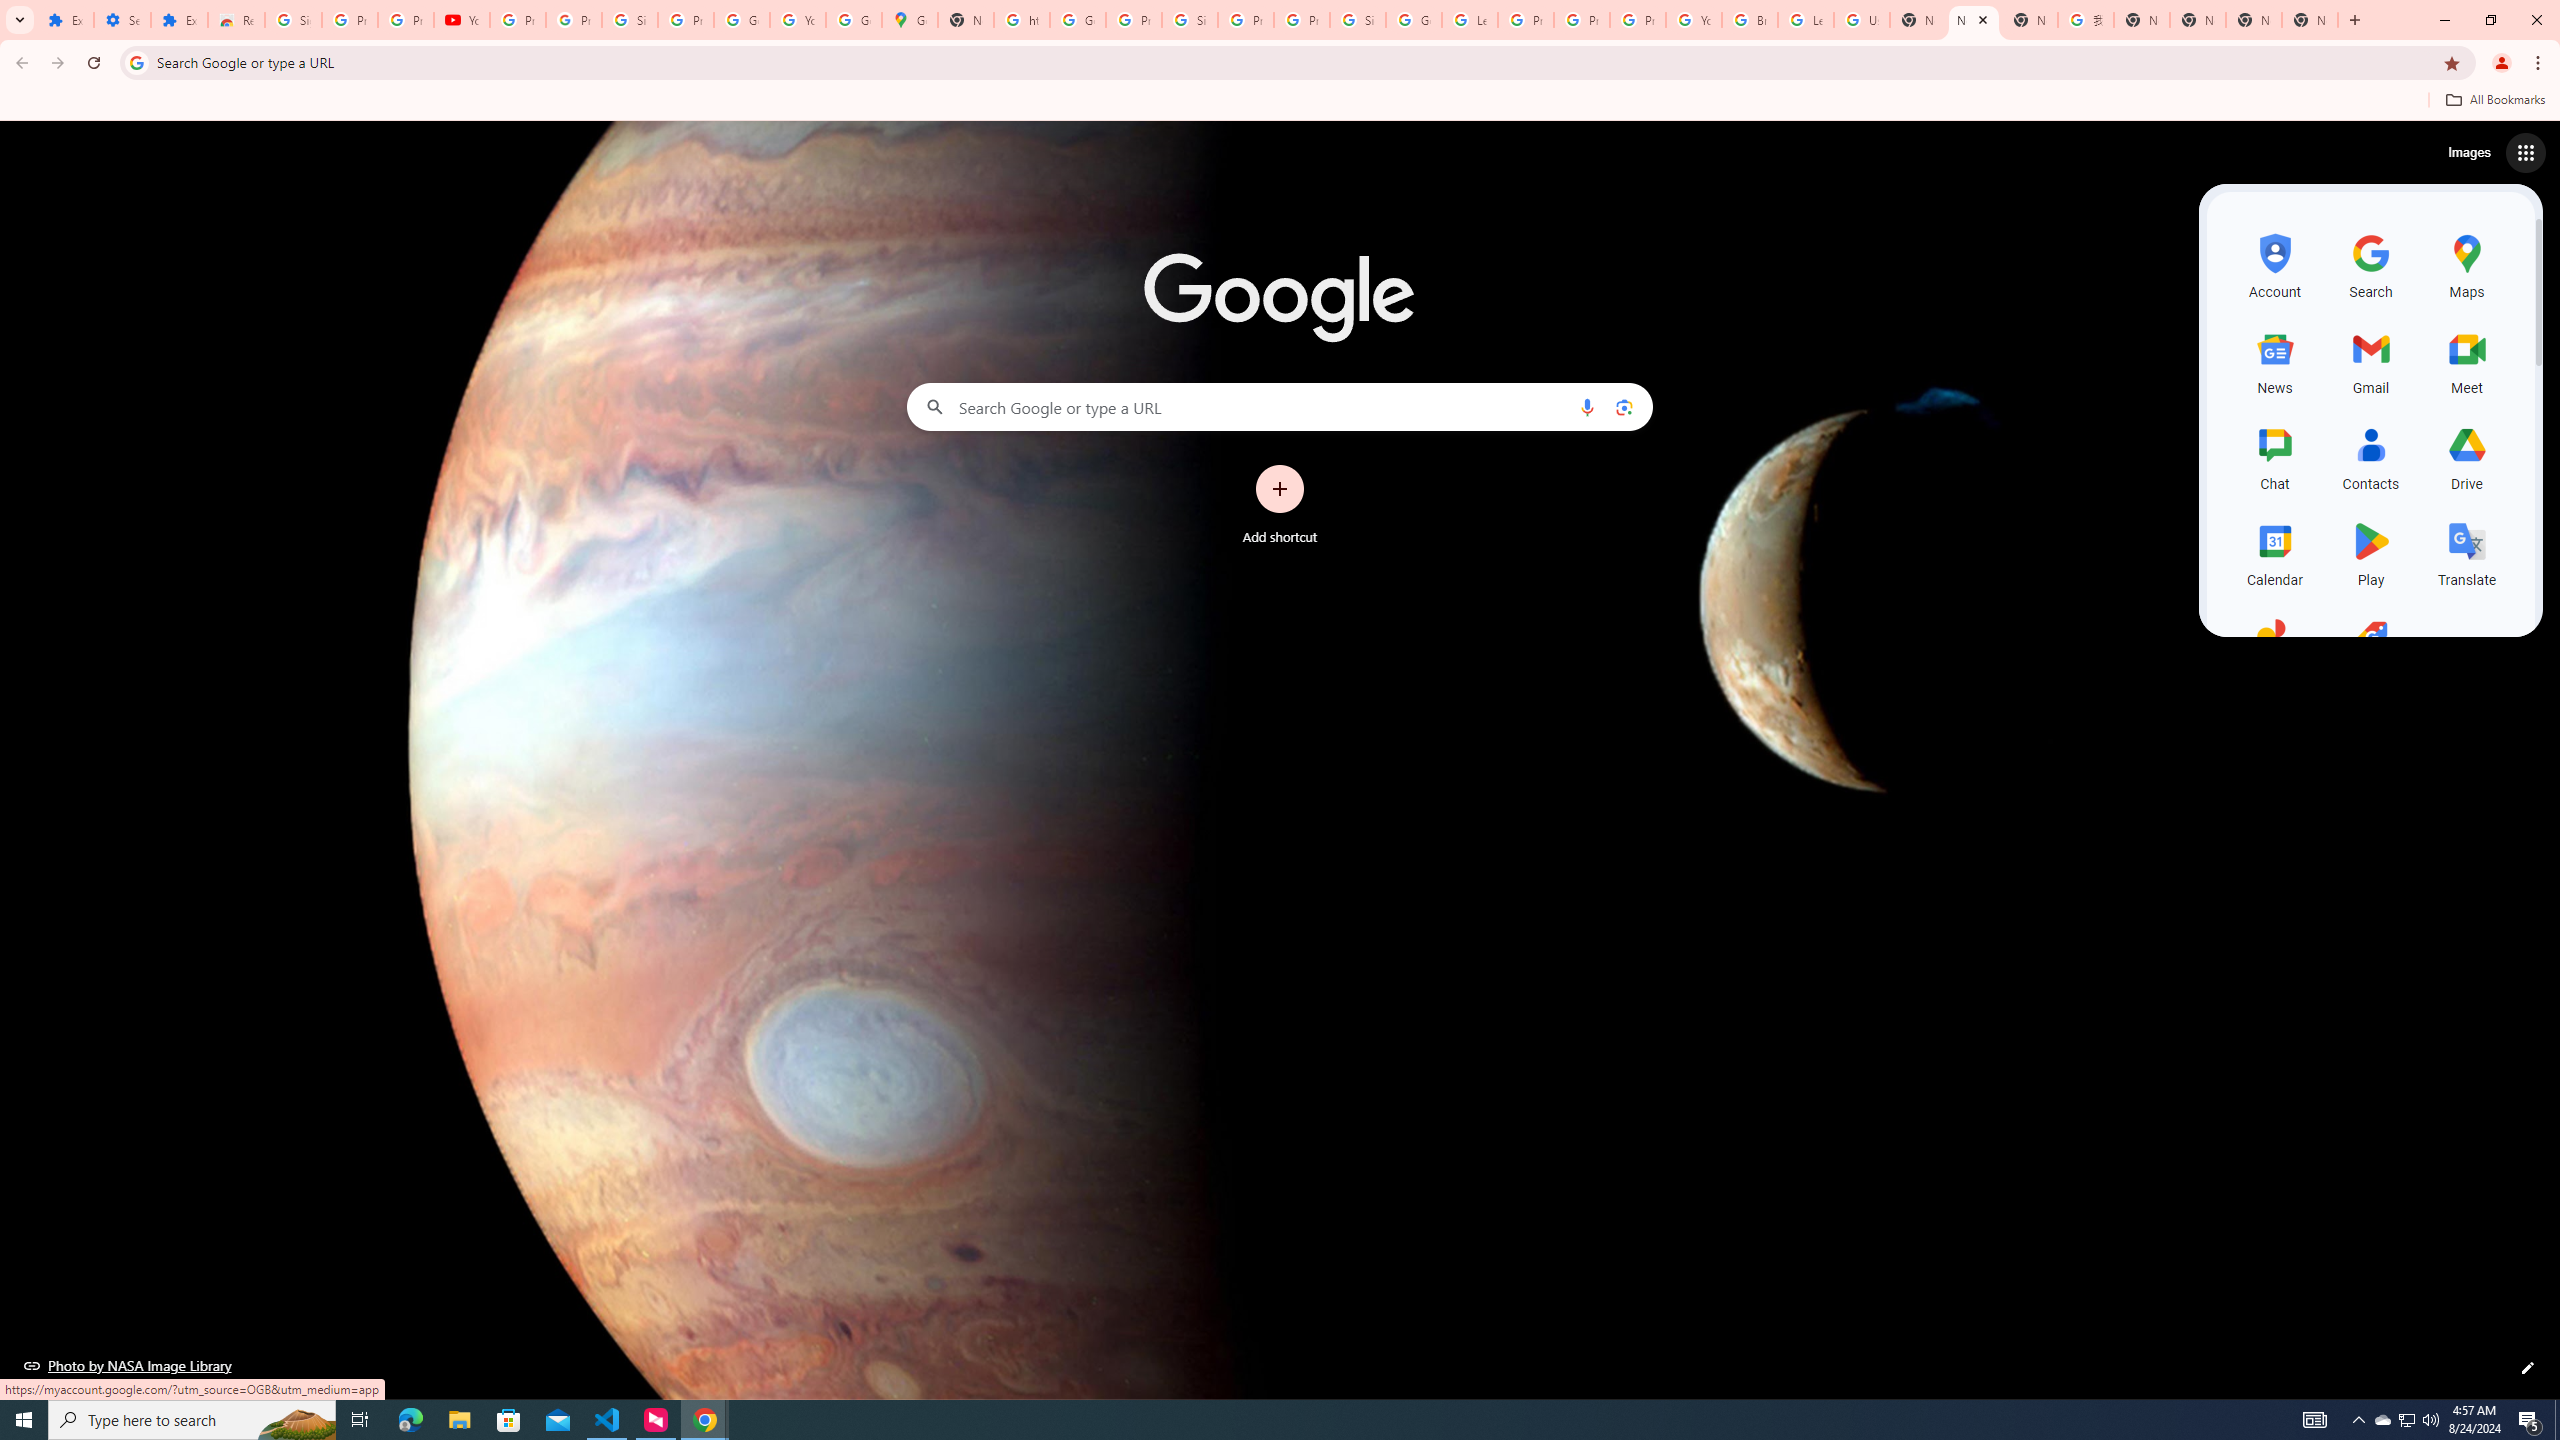 Image resolution: width=2560 pixels, height=1440 pixels. What do you see at coordinates (796, 19) in the screenshot?
I see `'YouTube'` at bounding box center [796, 19].